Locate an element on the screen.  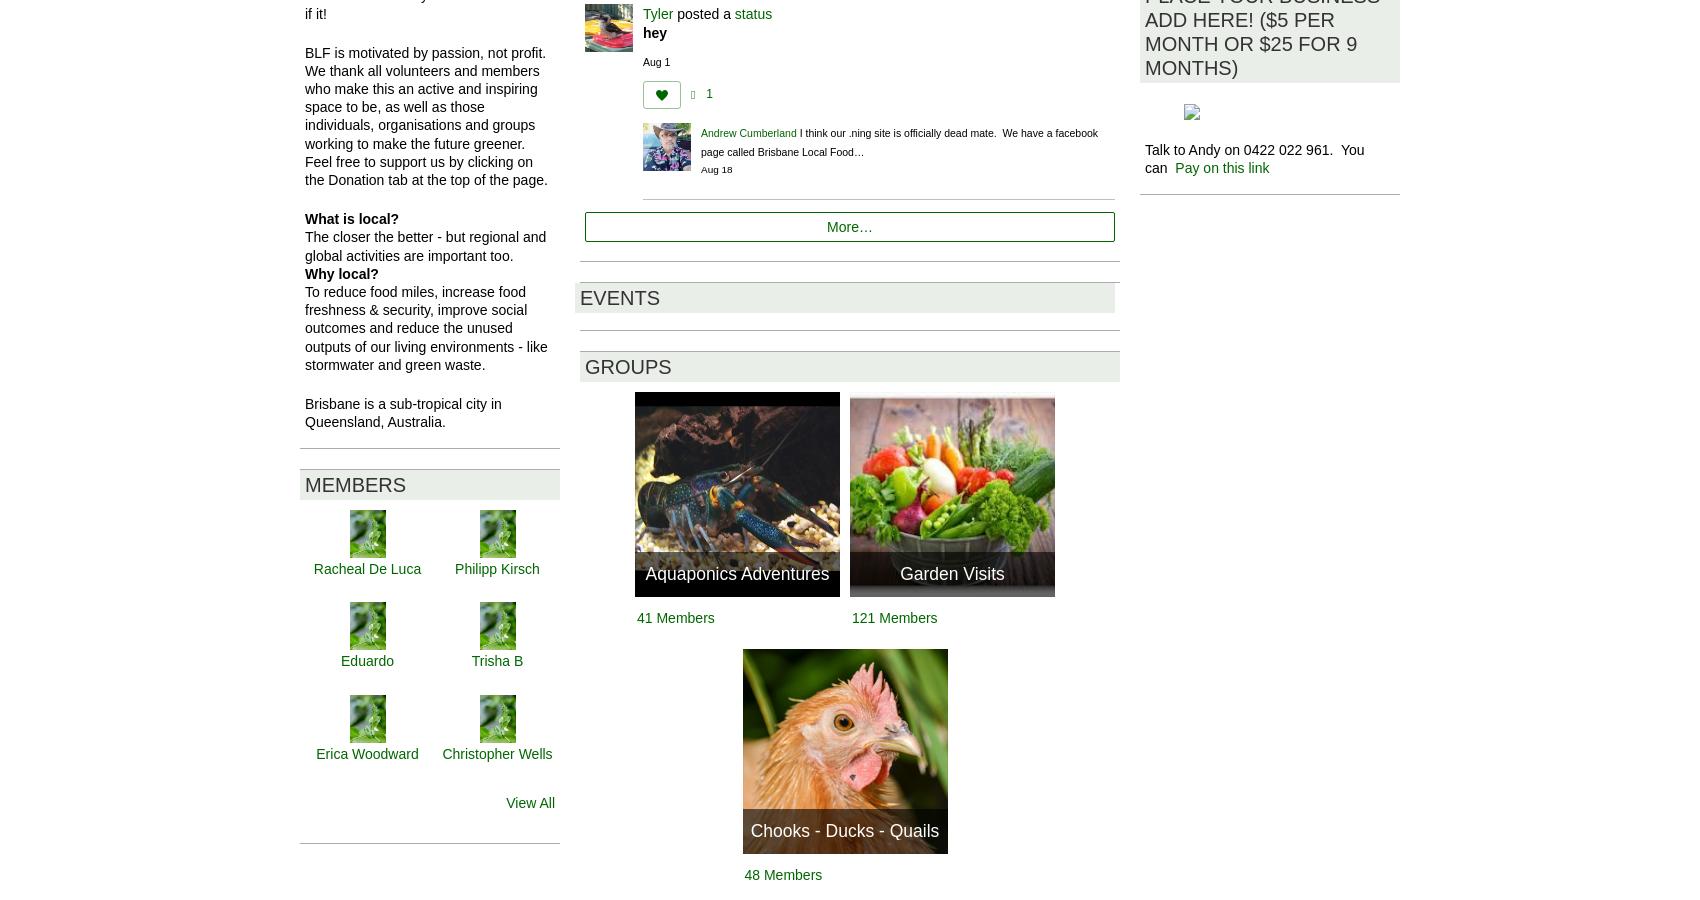
'status' is located at coordinates (751, 13).